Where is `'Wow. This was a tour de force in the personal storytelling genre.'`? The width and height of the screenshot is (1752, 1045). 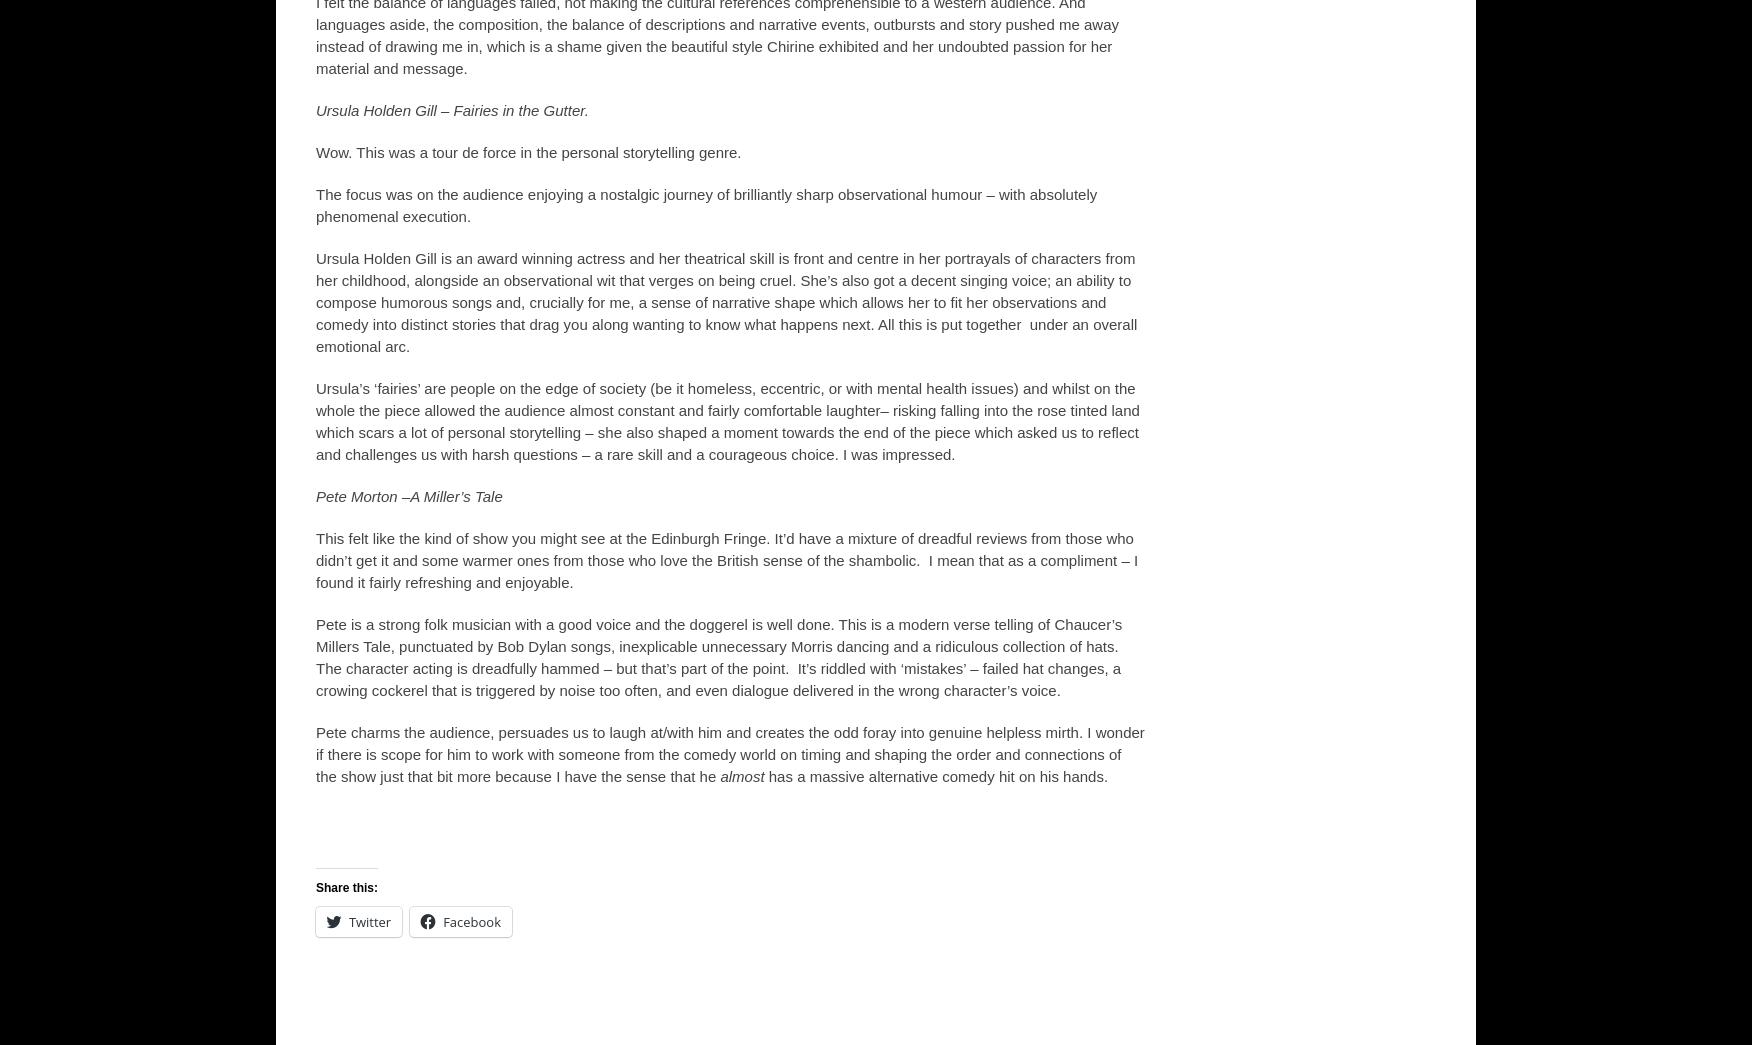 'Wow. This was a tour de force in the personal storytelling genre.' is located at coordinates (527, 151).